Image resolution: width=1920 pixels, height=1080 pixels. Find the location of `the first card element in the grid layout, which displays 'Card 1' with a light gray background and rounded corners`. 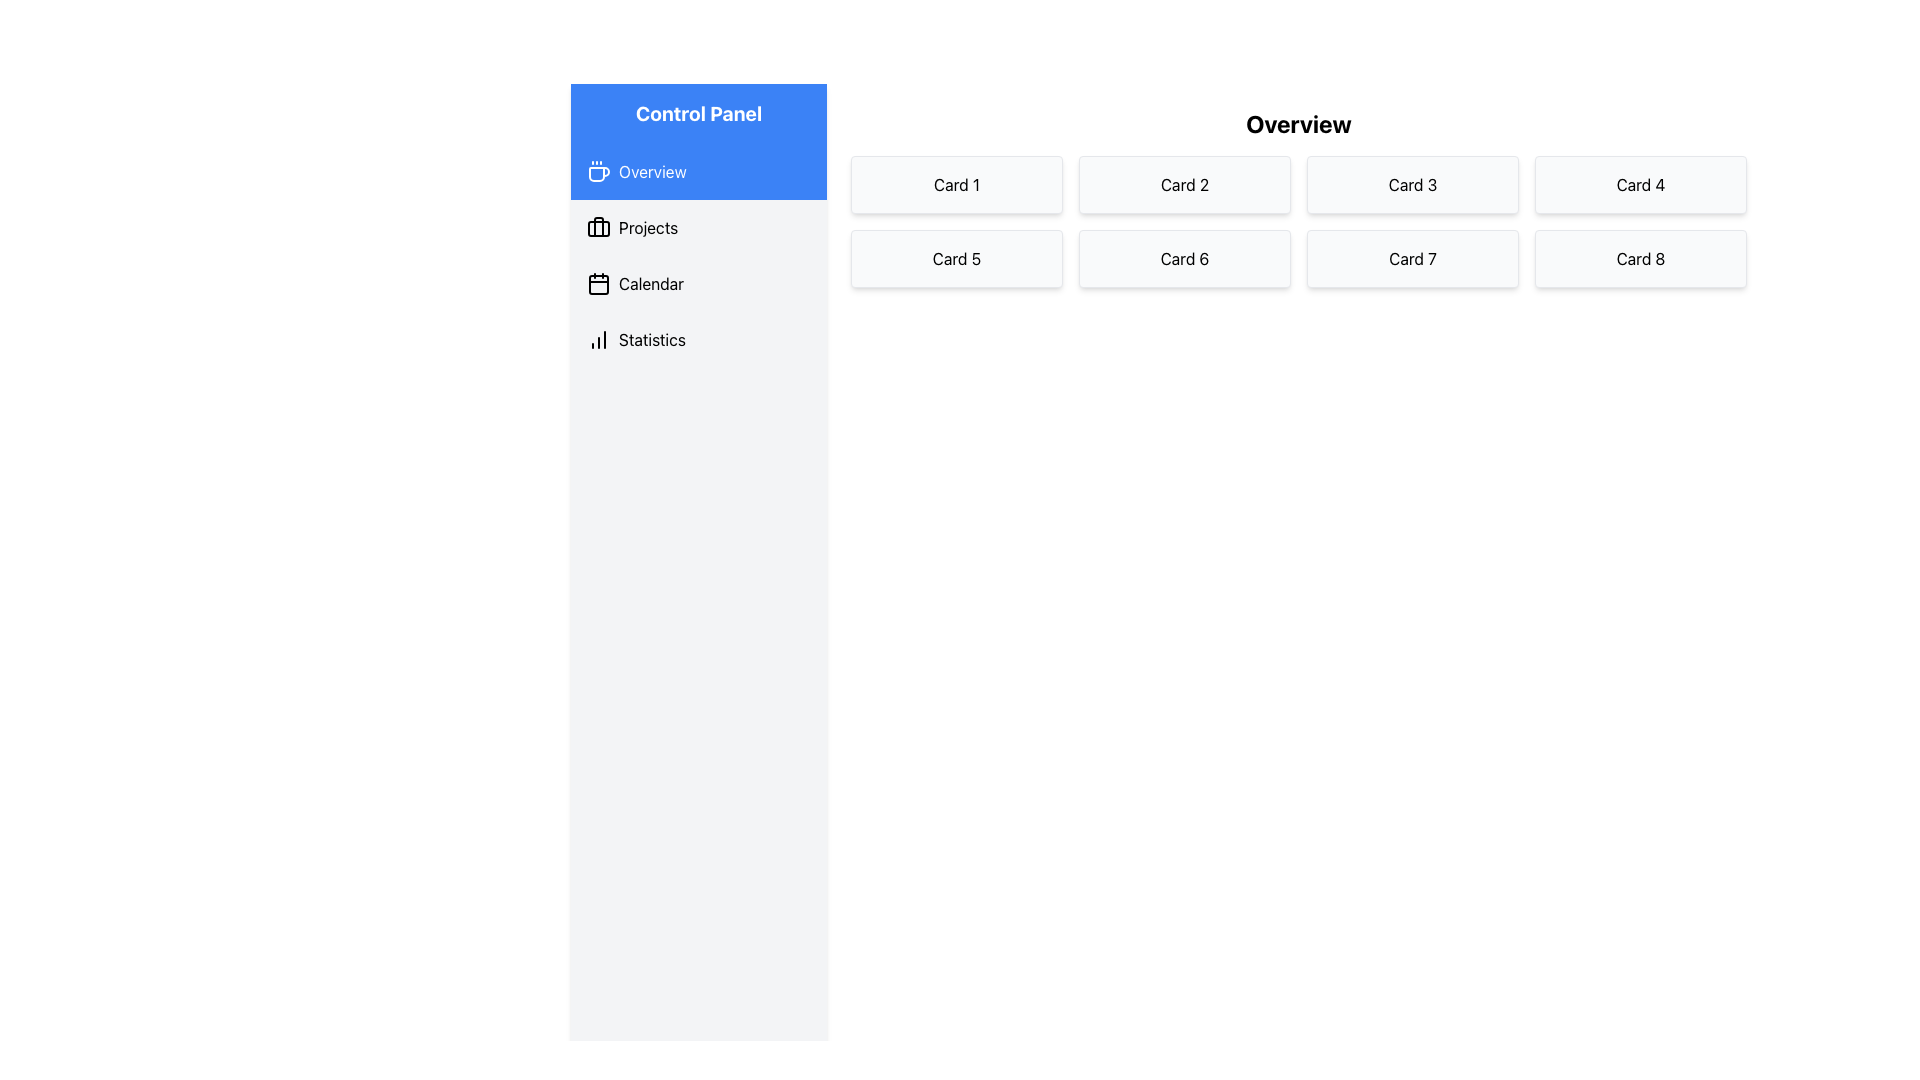

the first card element in the grid layout, which displays 'Card 1' with a light gray background and rounded corners is located at coordinates (955, 185).